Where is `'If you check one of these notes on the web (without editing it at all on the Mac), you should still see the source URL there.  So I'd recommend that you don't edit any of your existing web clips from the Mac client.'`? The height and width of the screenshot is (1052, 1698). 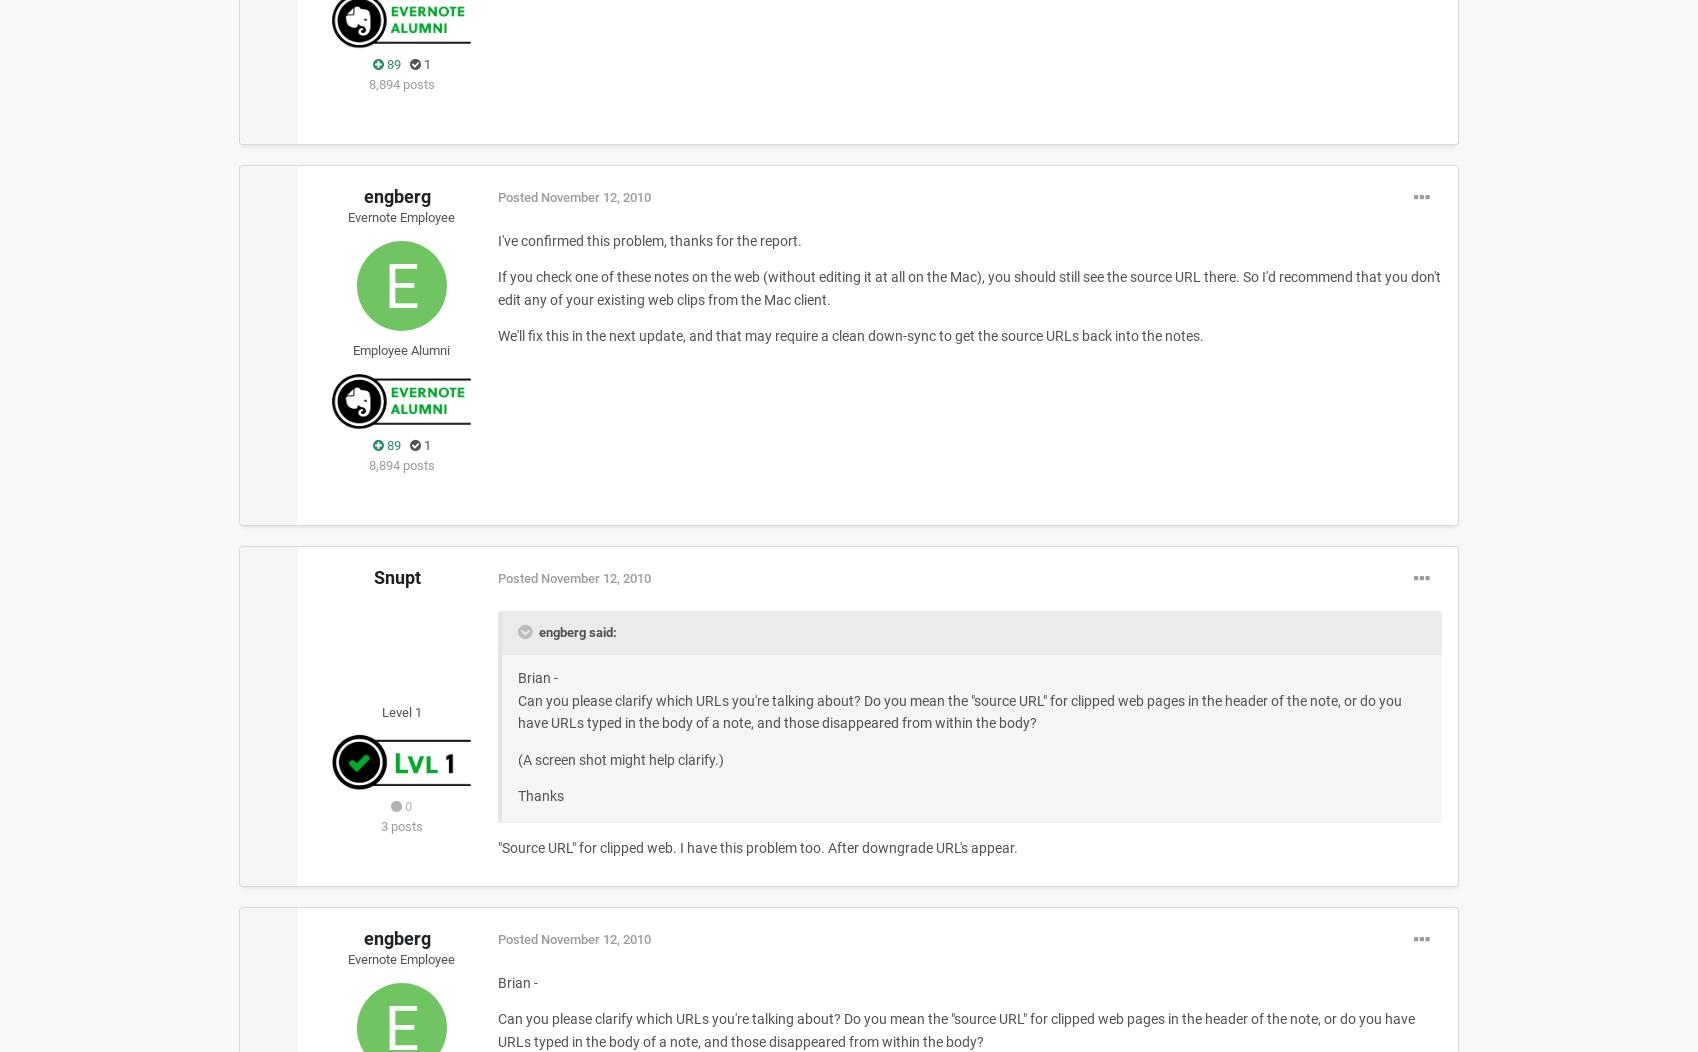 'If you check one of these notes on the web (without editing it at all on the Mac), you should still see the source URL there.  So I'd recommend that you don't edit any of your existing web clips from the Mac client.' is located at coordinates (967, 288).